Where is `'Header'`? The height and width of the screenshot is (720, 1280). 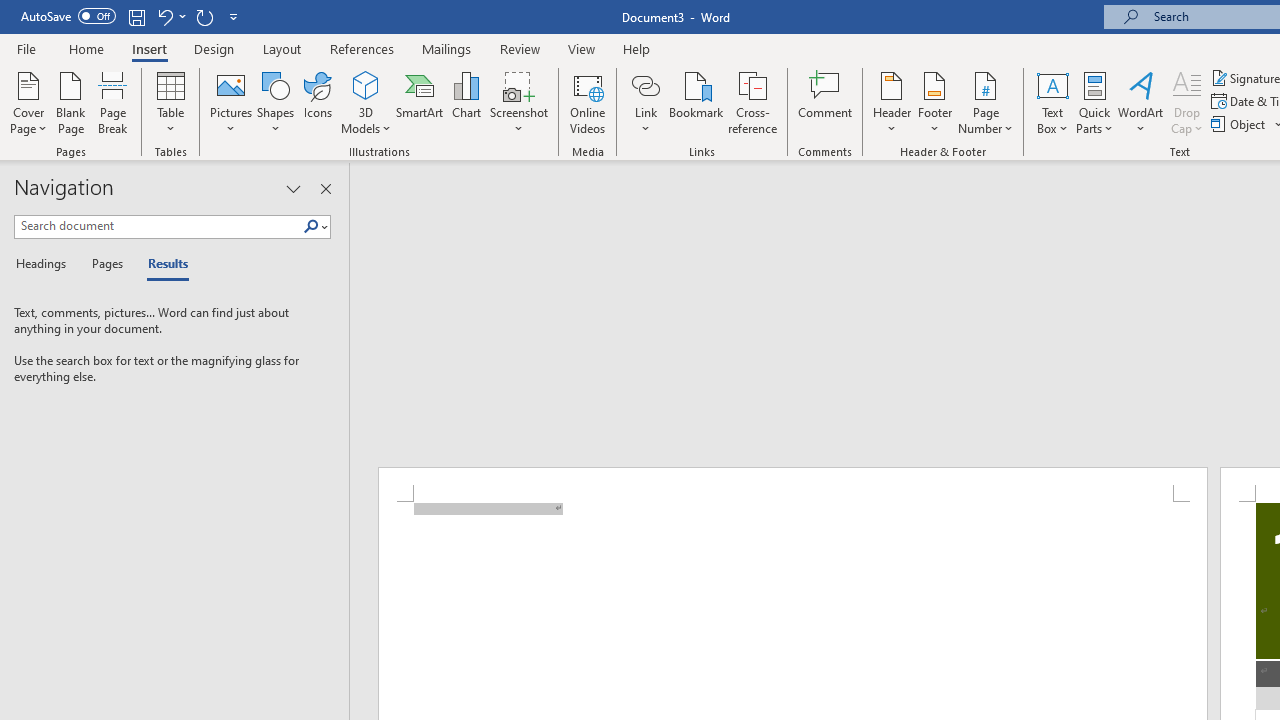 'Header' is located at coordinates (891, 103).